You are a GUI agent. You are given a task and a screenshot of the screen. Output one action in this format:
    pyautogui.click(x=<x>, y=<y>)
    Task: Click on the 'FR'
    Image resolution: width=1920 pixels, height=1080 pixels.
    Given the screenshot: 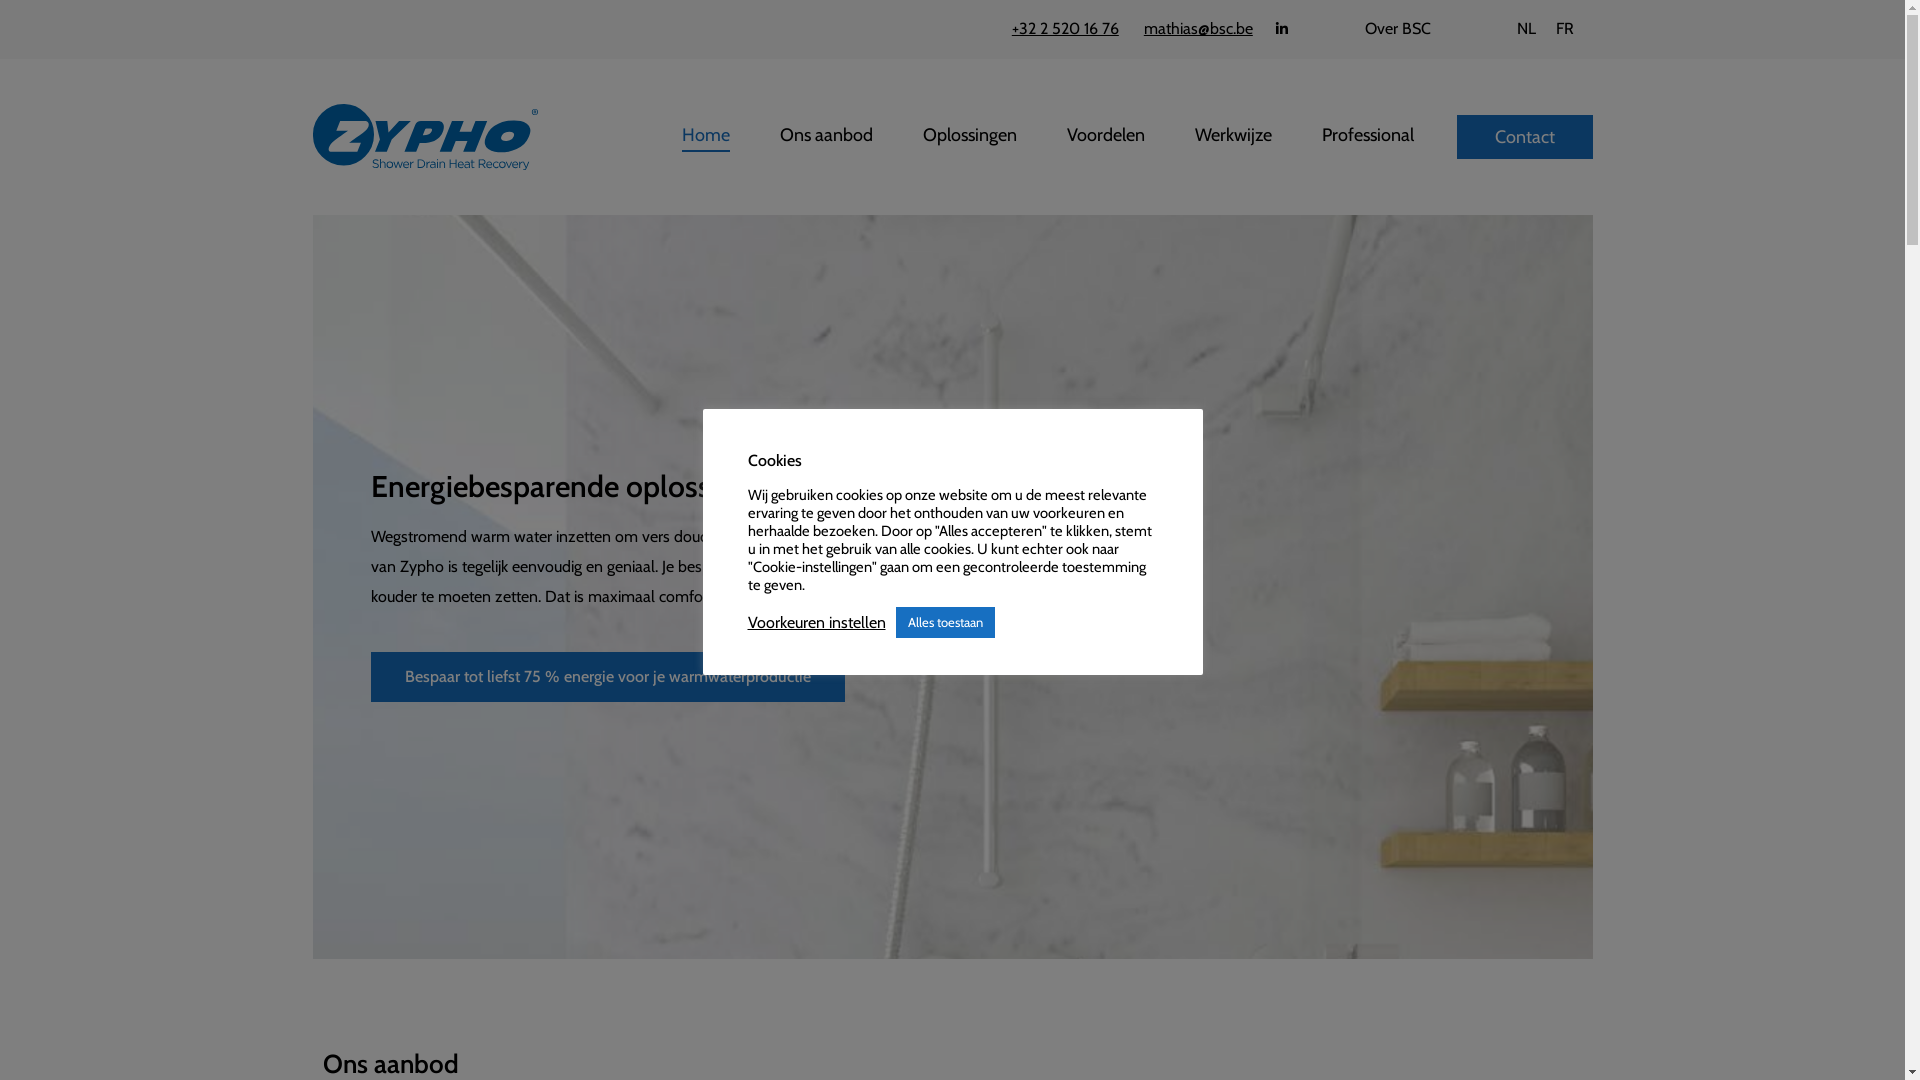 What is the action you would take?
    pyautogui.click(x=1544, y=29)
    